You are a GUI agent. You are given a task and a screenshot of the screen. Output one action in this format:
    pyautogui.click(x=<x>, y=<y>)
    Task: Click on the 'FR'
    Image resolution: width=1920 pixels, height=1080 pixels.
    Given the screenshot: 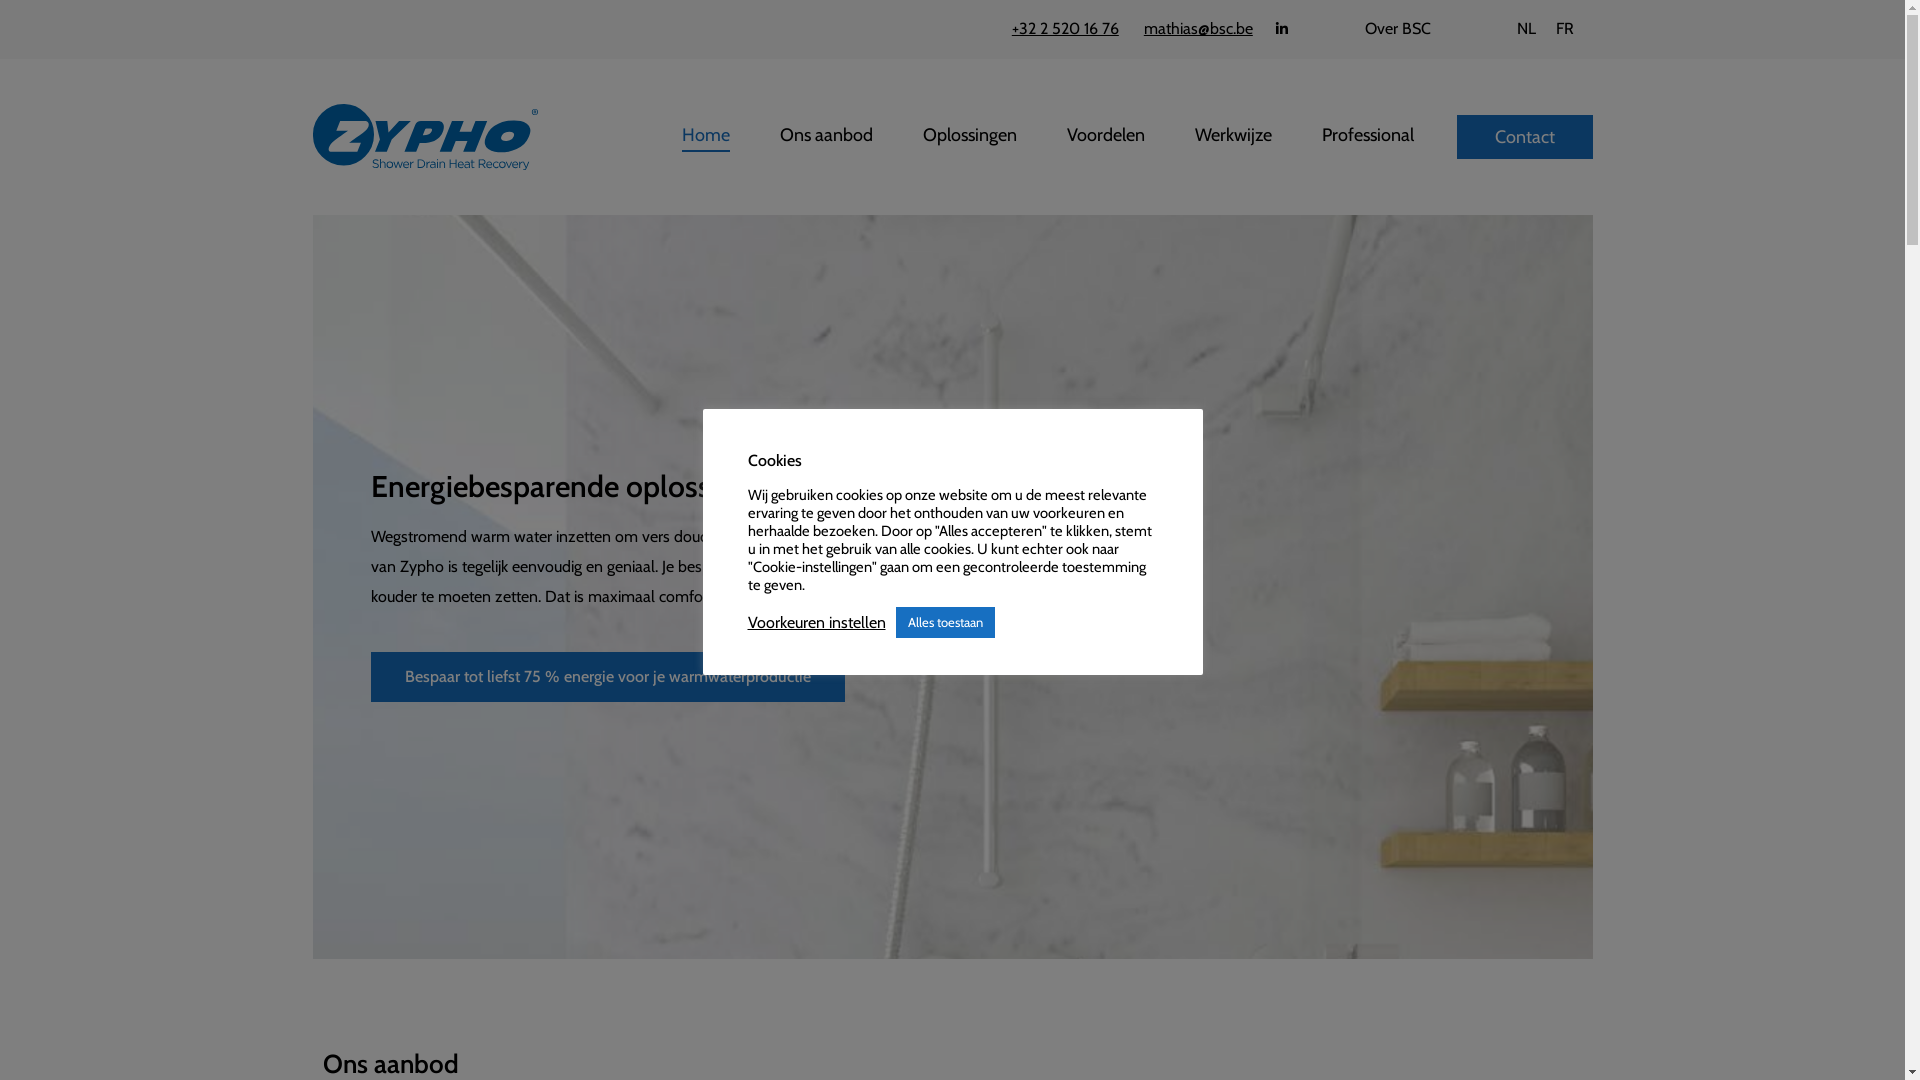 What is the action you would take?
    pyautogui.click(x=1544, y=29)
    